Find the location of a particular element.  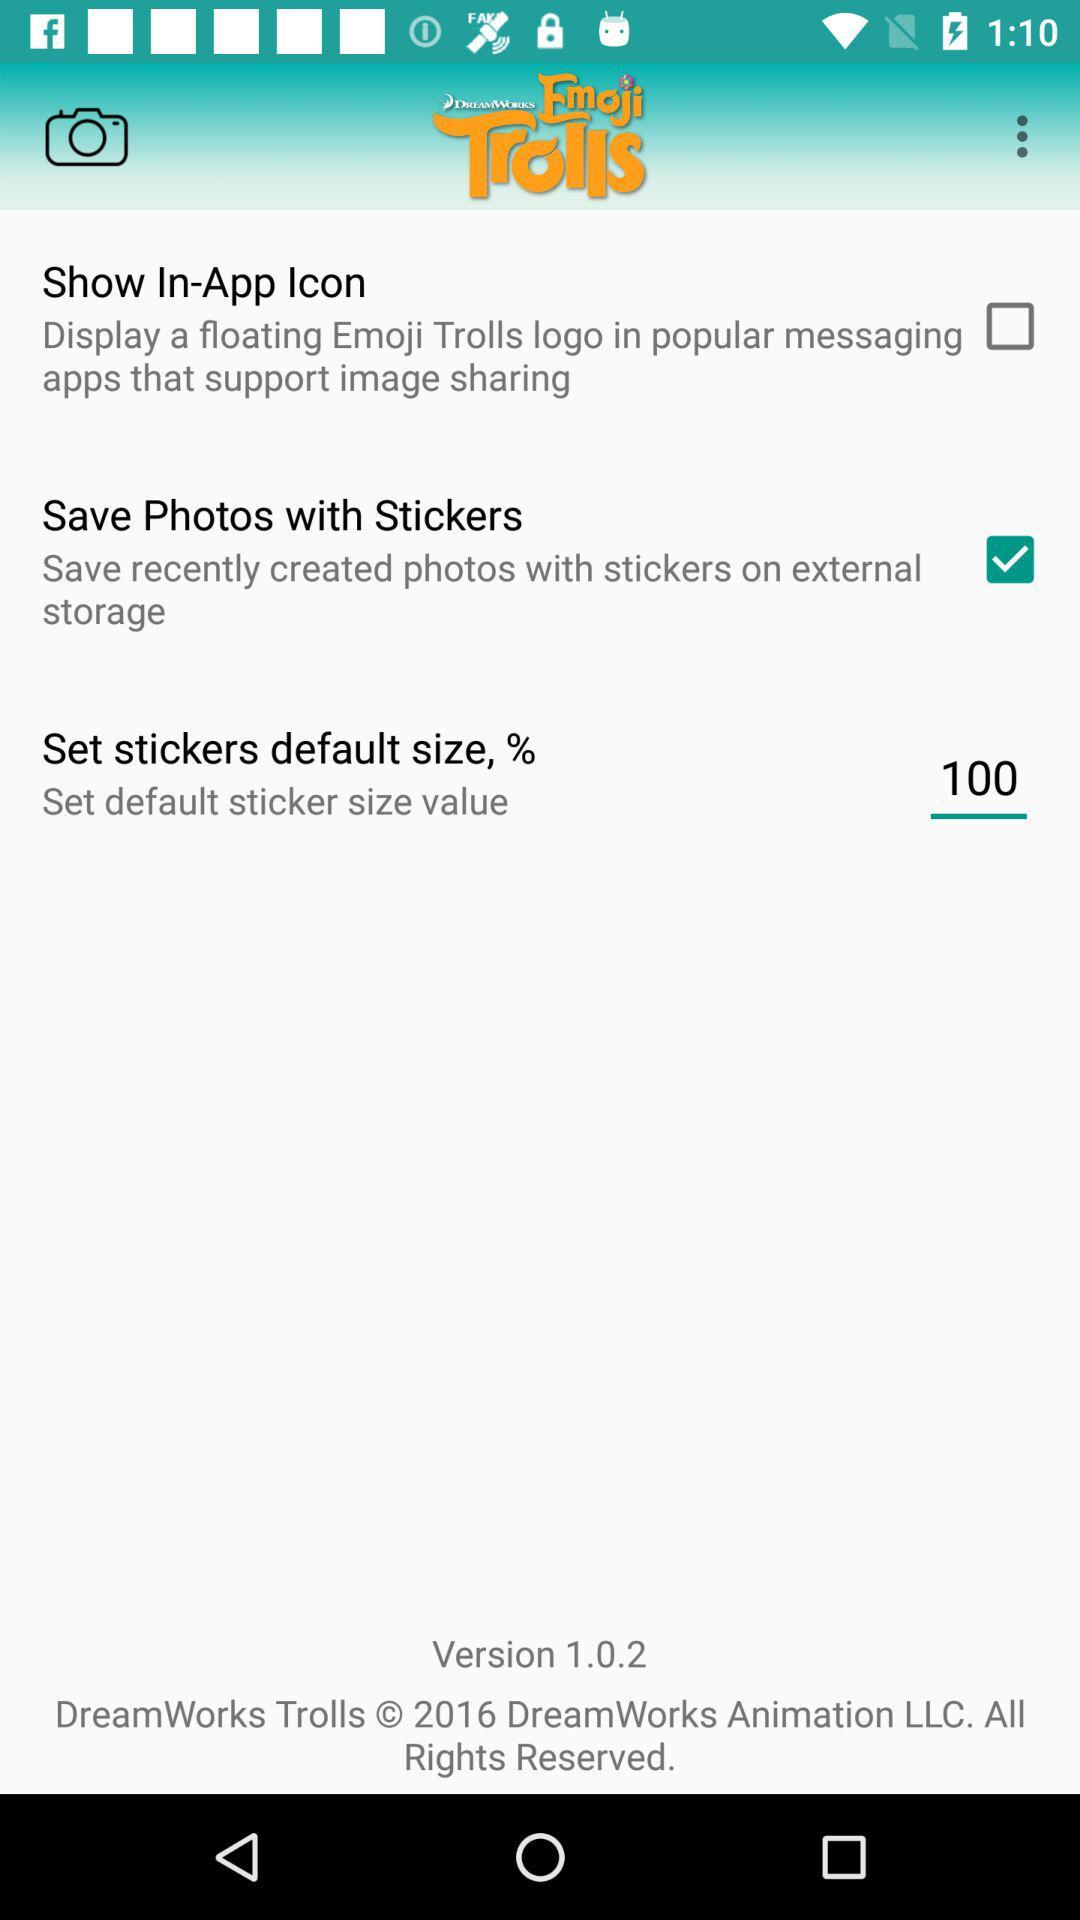

show in-app icon is located at coordinates (1003, 326).